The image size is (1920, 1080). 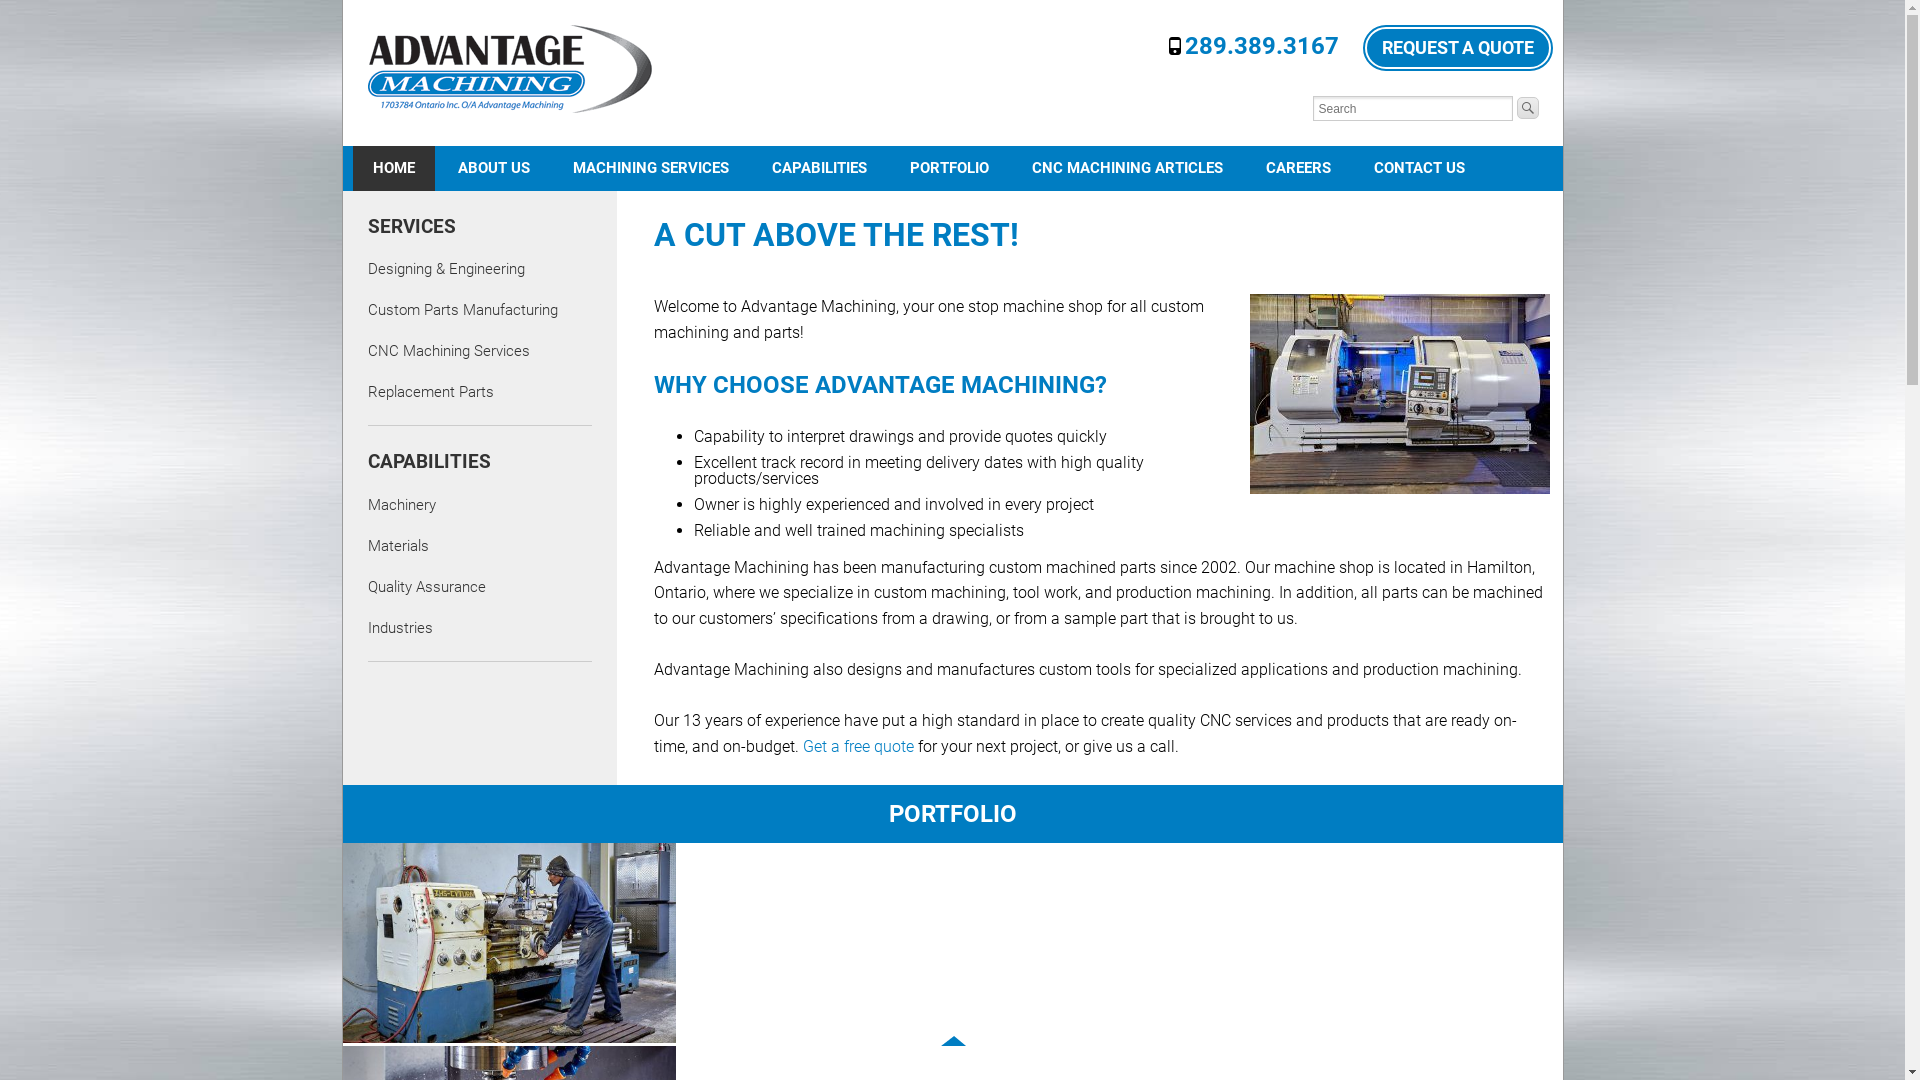 I want to click on 'Replacement Parts', so click(x=368, y=392).